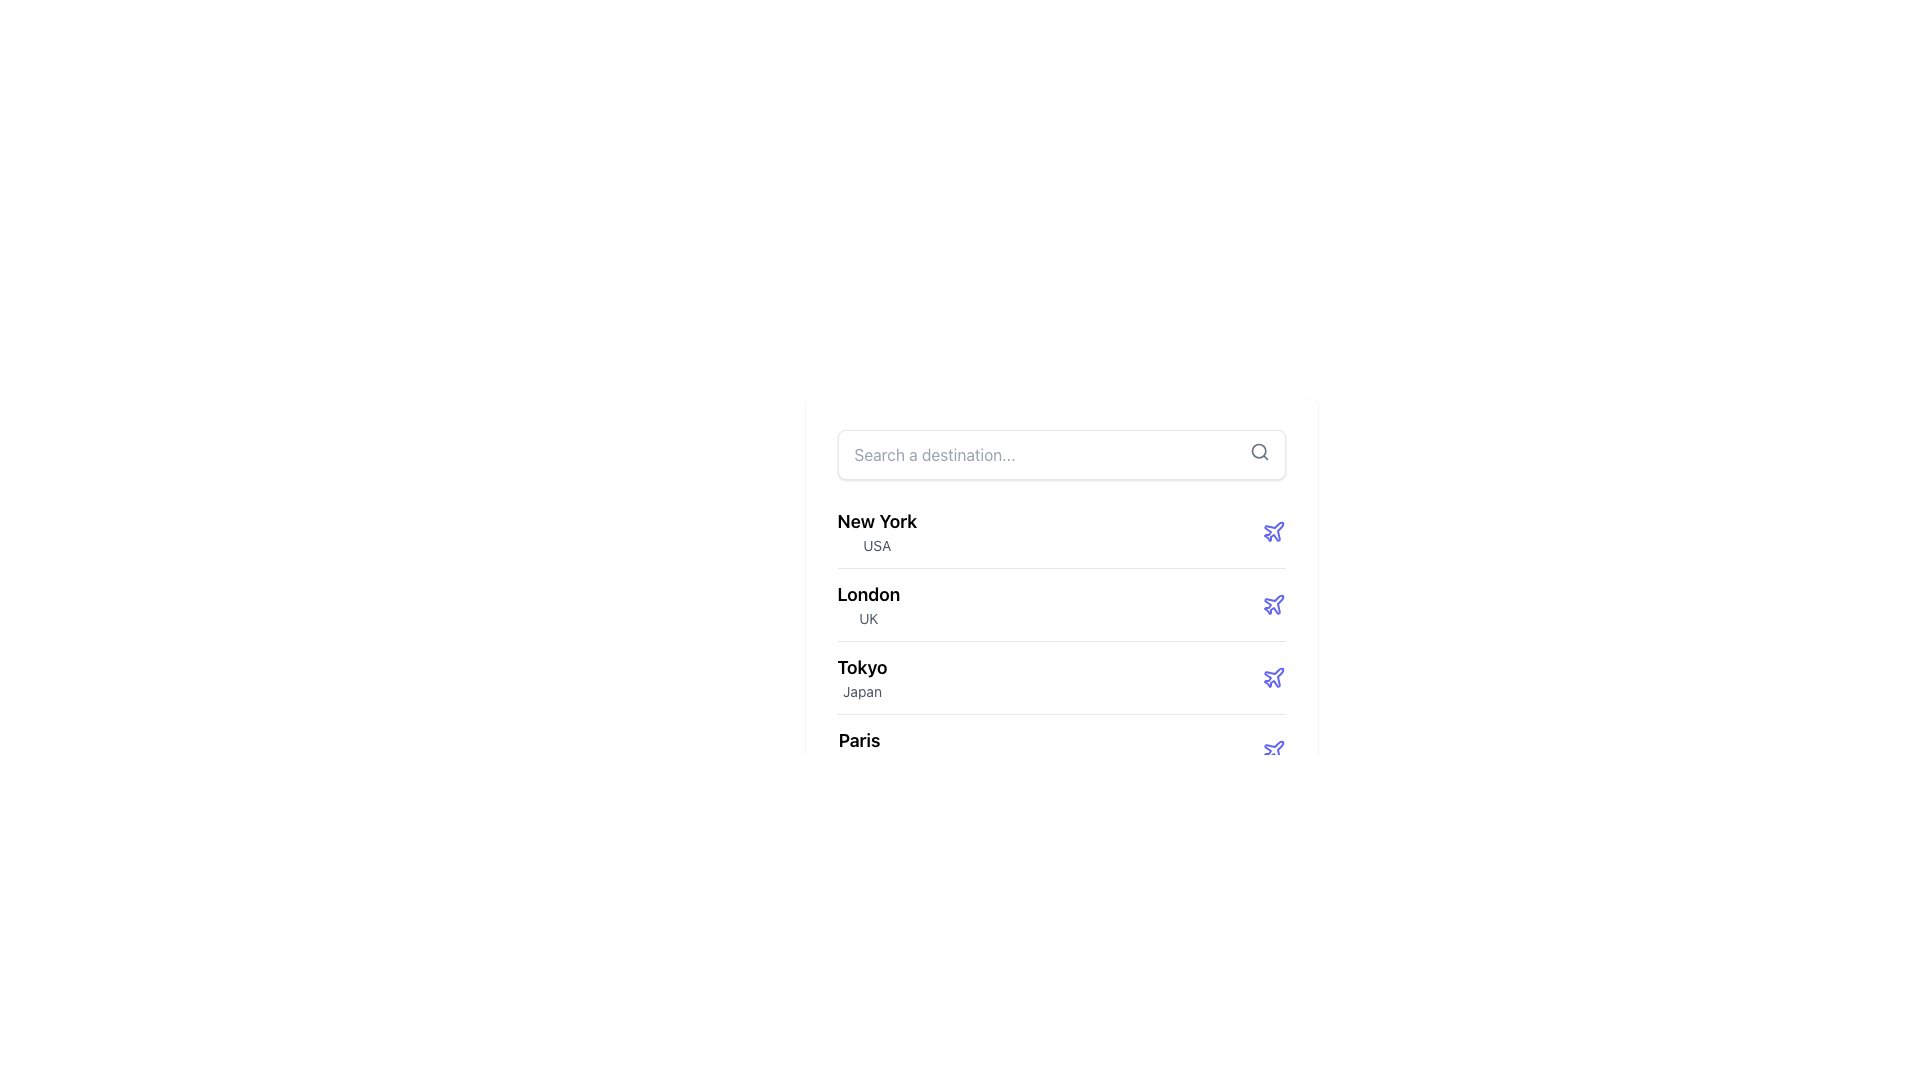  Describe the element at coordinates (1272, 603) in the screenshot. I see `the airplane icon located to the right of the second list item 'London, UK' for interaction` at that location.